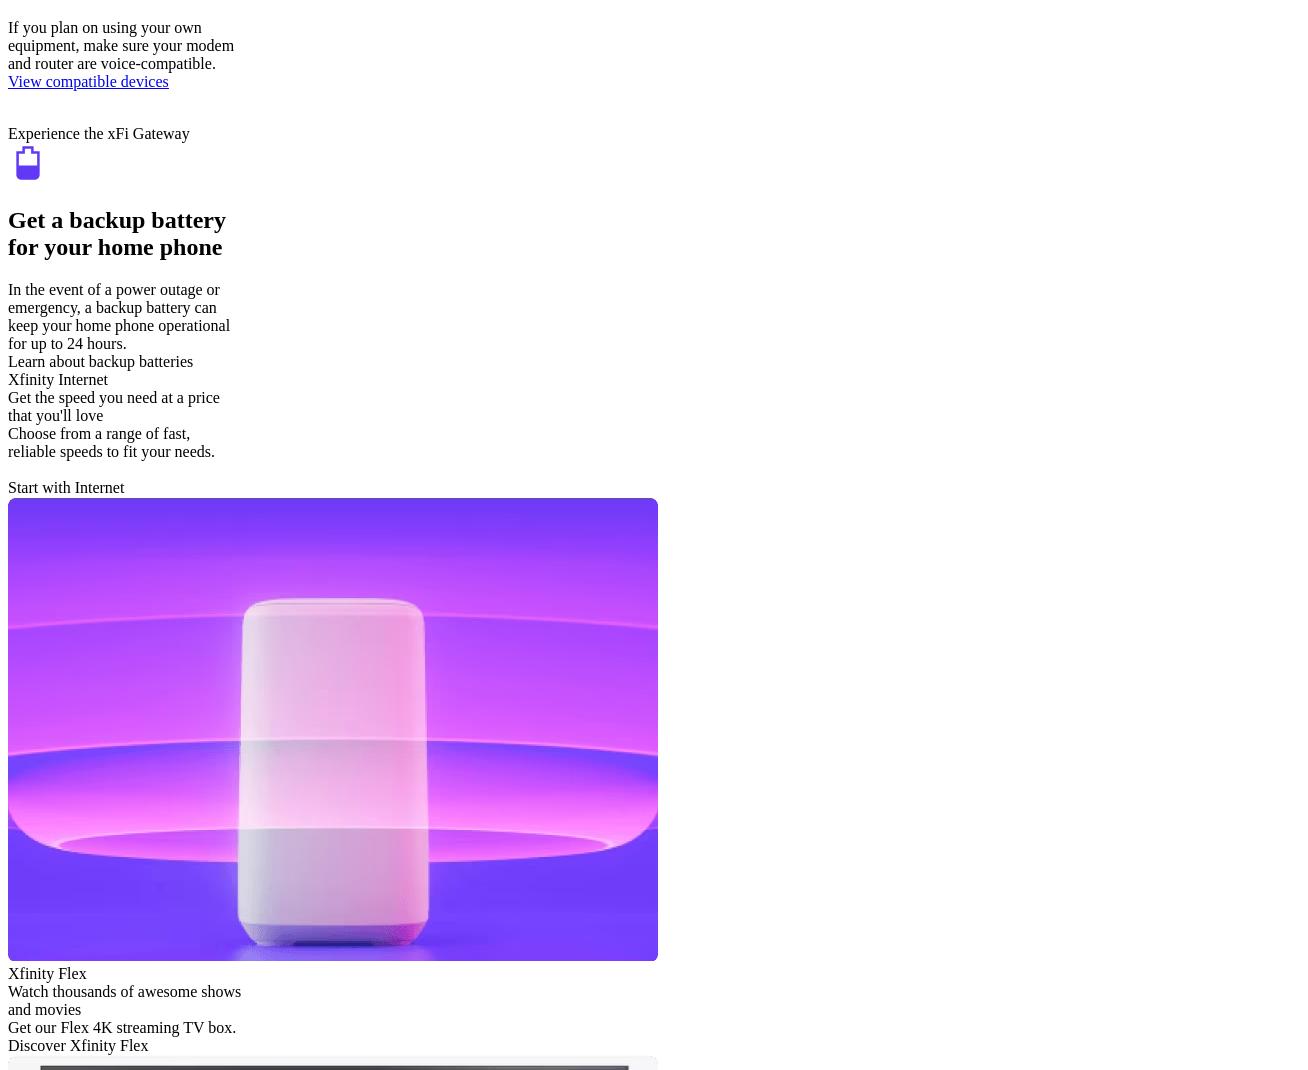 The image size is (1308, 1070). What do you see at coordinates (77, 1044) in the screenshot?
I see `'Discover Xfinity Flex'` at bounding box center [77, 1044].